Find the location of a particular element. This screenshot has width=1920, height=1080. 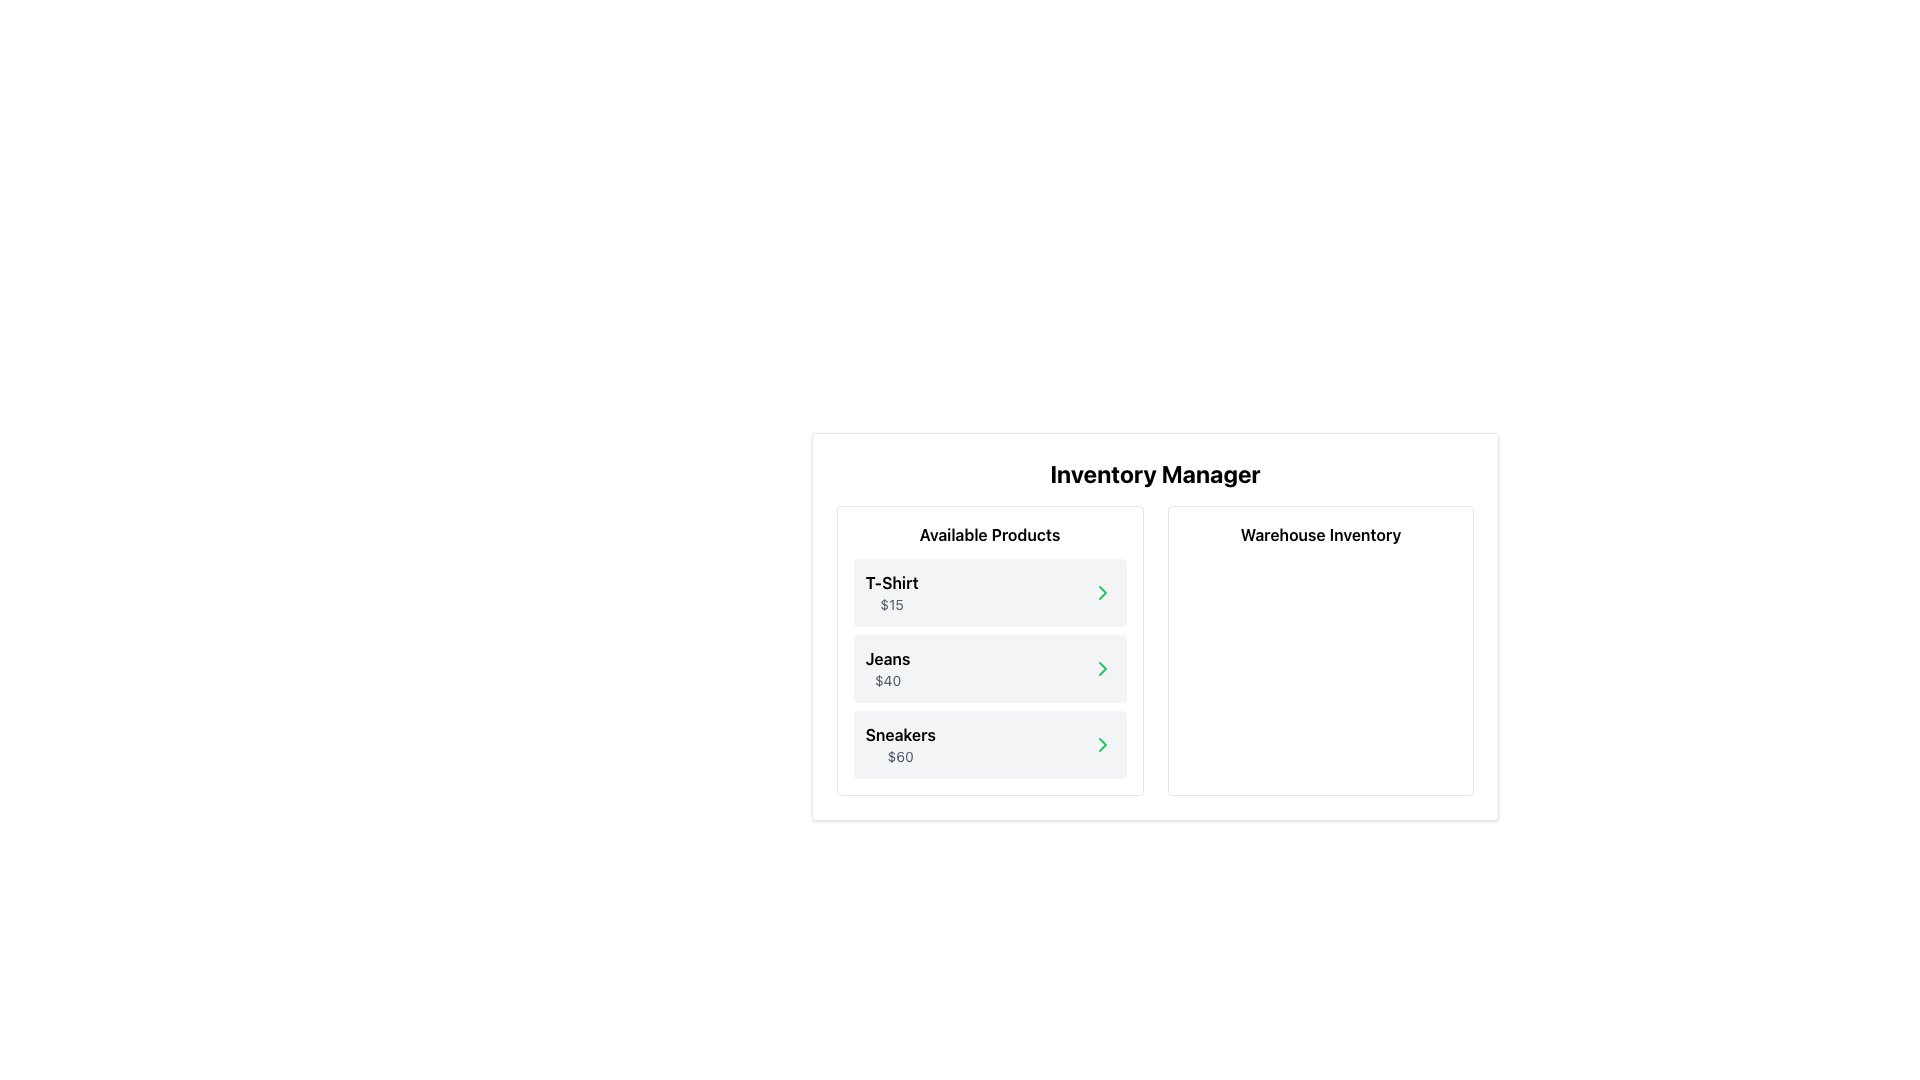

the text label displaying the product 'Jeans' with a price of '$40', which is the second item under the 'Available Products' header is located at coordinates (887, 668).